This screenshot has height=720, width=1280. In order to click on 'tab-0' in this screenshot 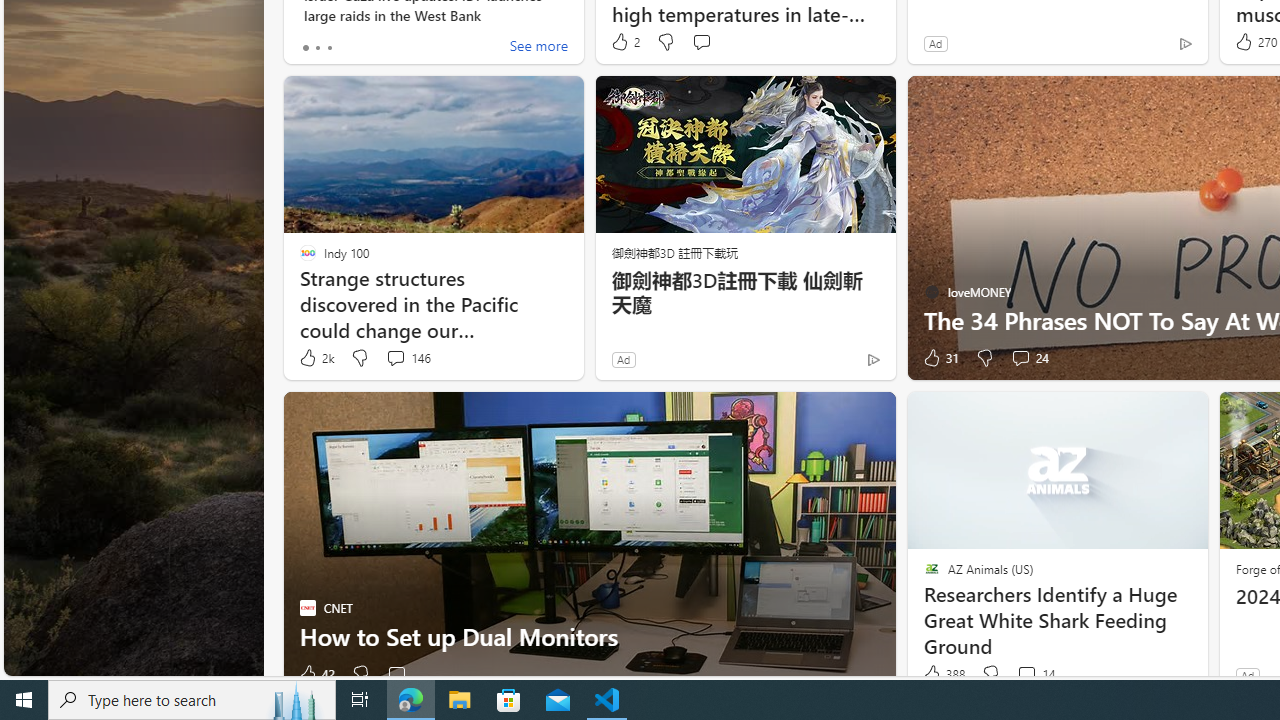, I will do `click(304, 46)`.